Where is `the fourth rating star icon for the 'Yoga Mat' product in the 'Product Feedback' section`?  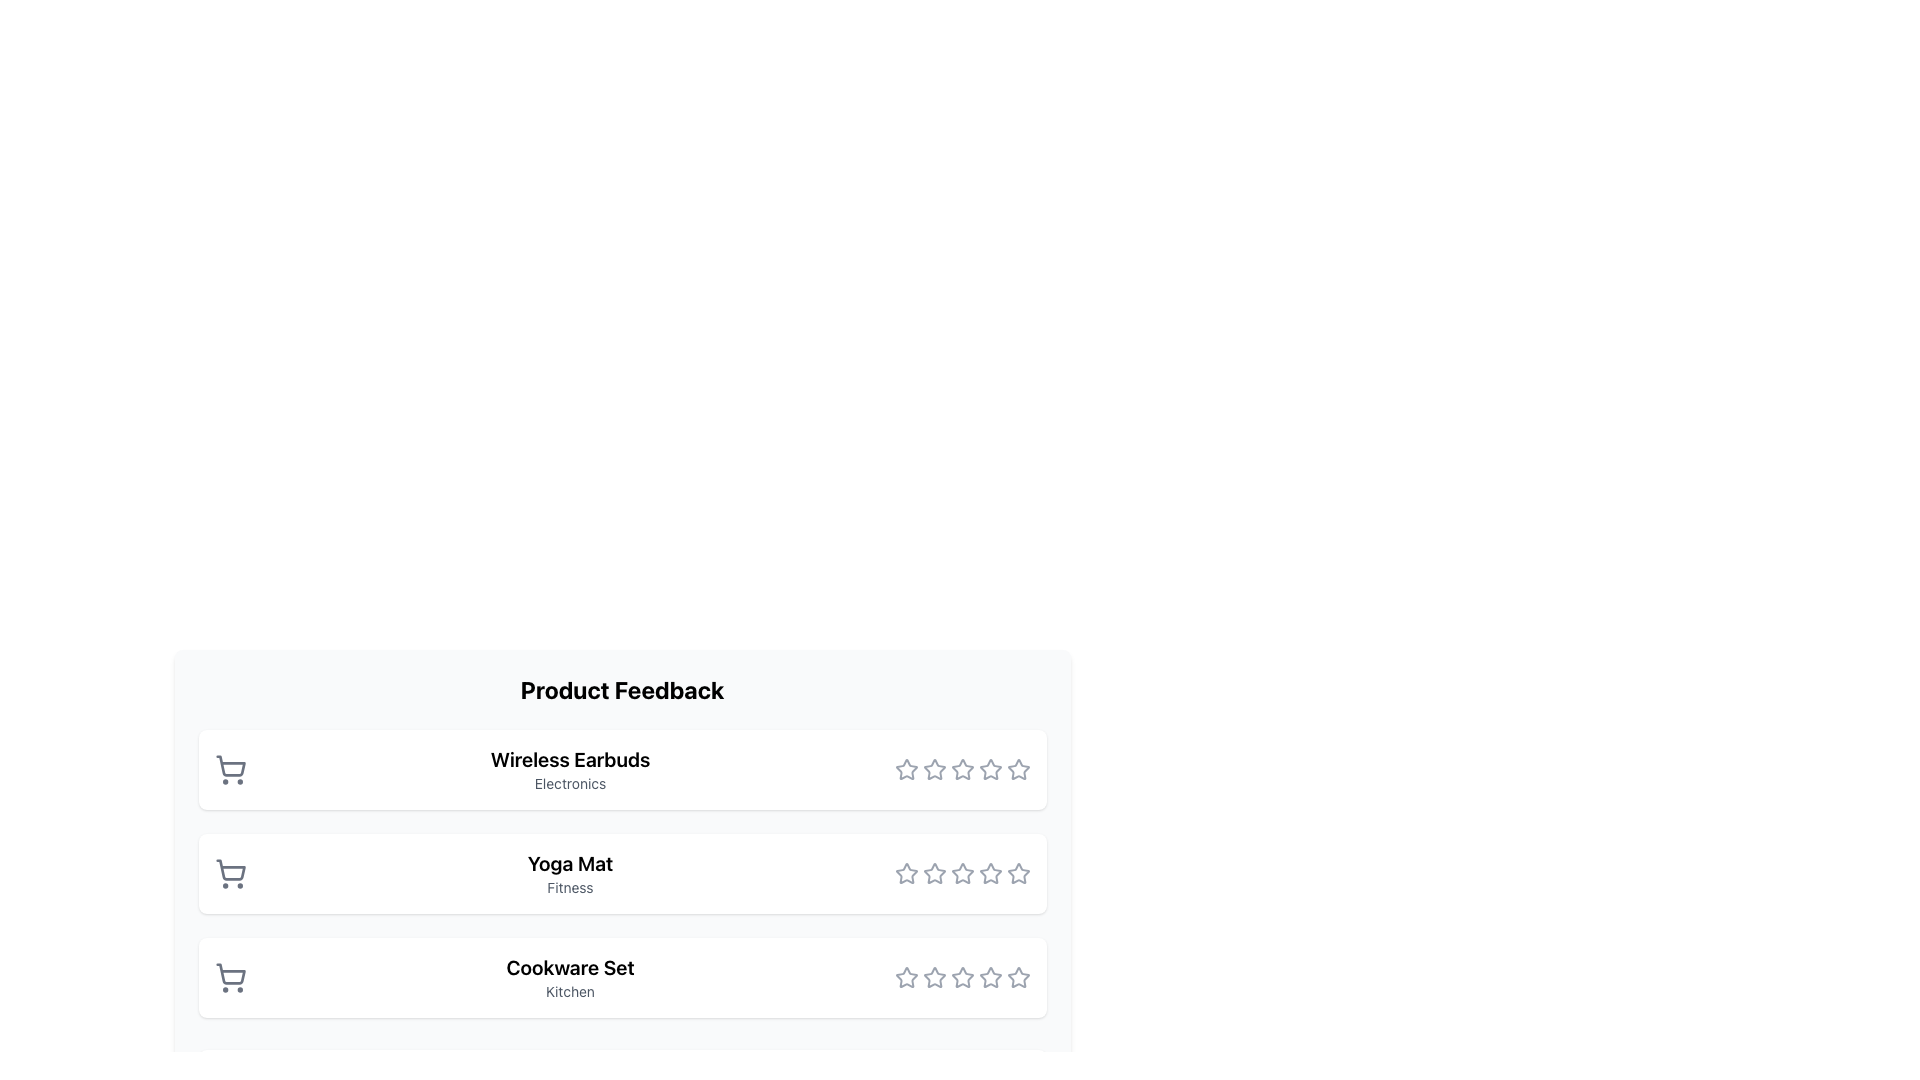
the fourth rating star icon for the 'Yoga Mat' product in the 'Product Feedback' section is located at coordinates (962, 872).